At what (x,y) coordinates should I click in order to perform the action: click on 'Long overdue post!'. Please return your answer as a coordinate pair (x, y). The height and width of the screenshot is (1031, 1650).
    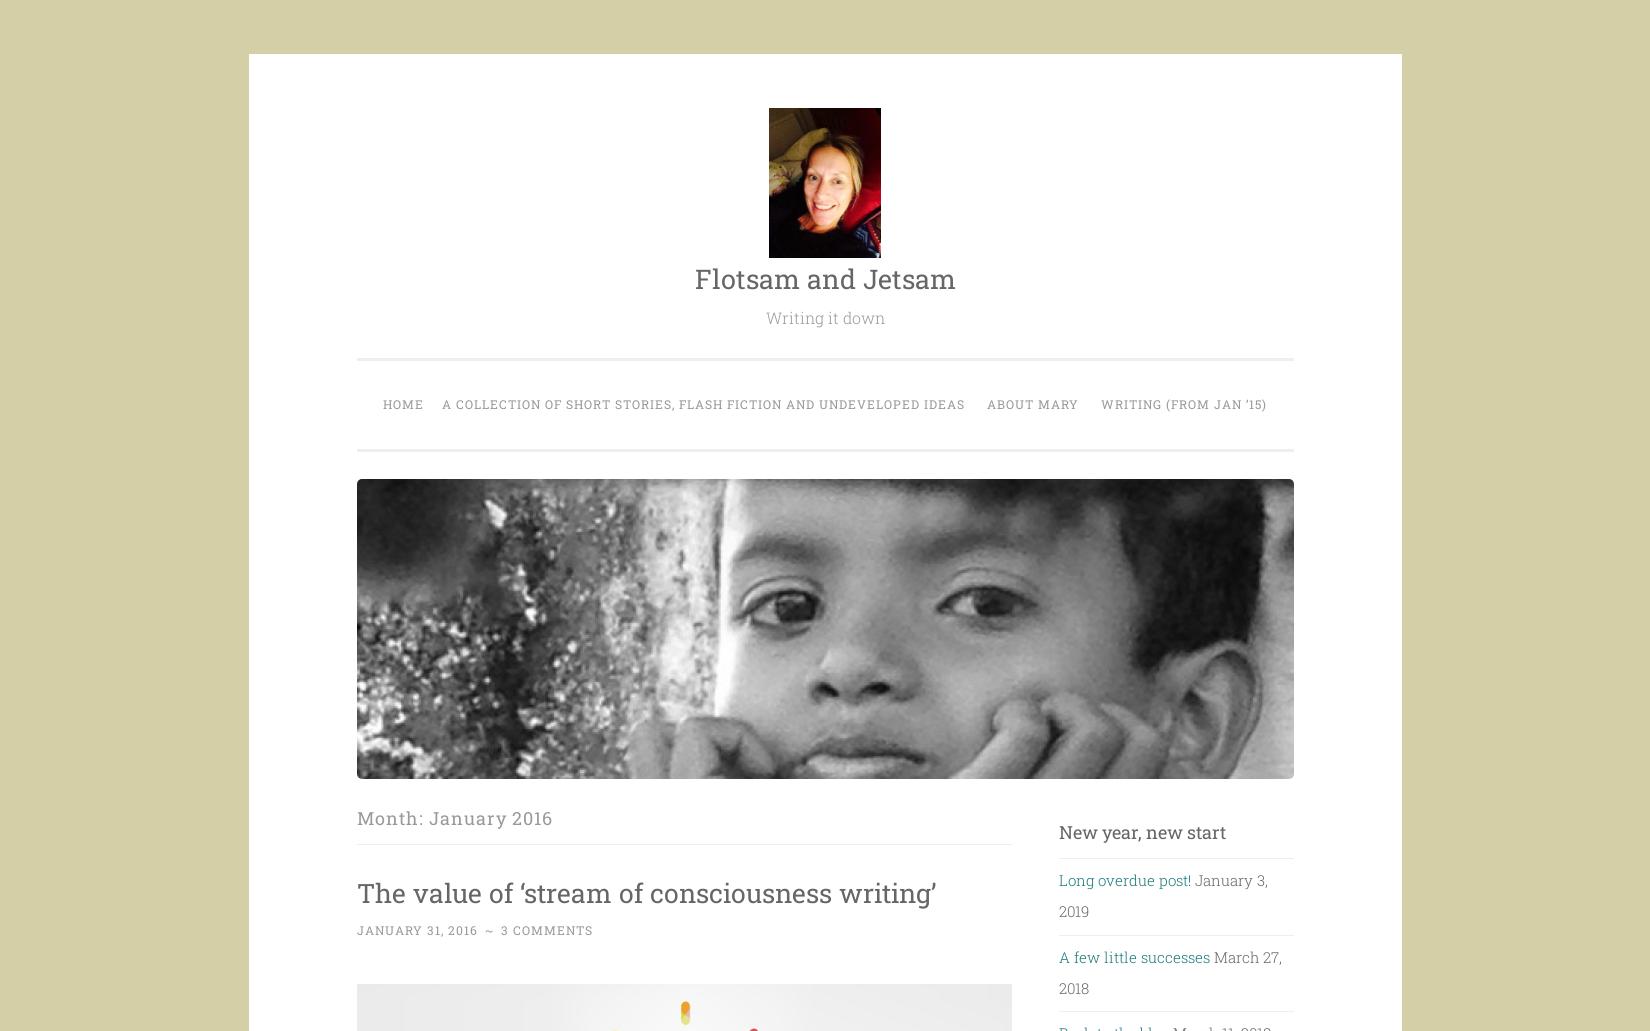
    Looking at the image, I should click on (1124, 879).